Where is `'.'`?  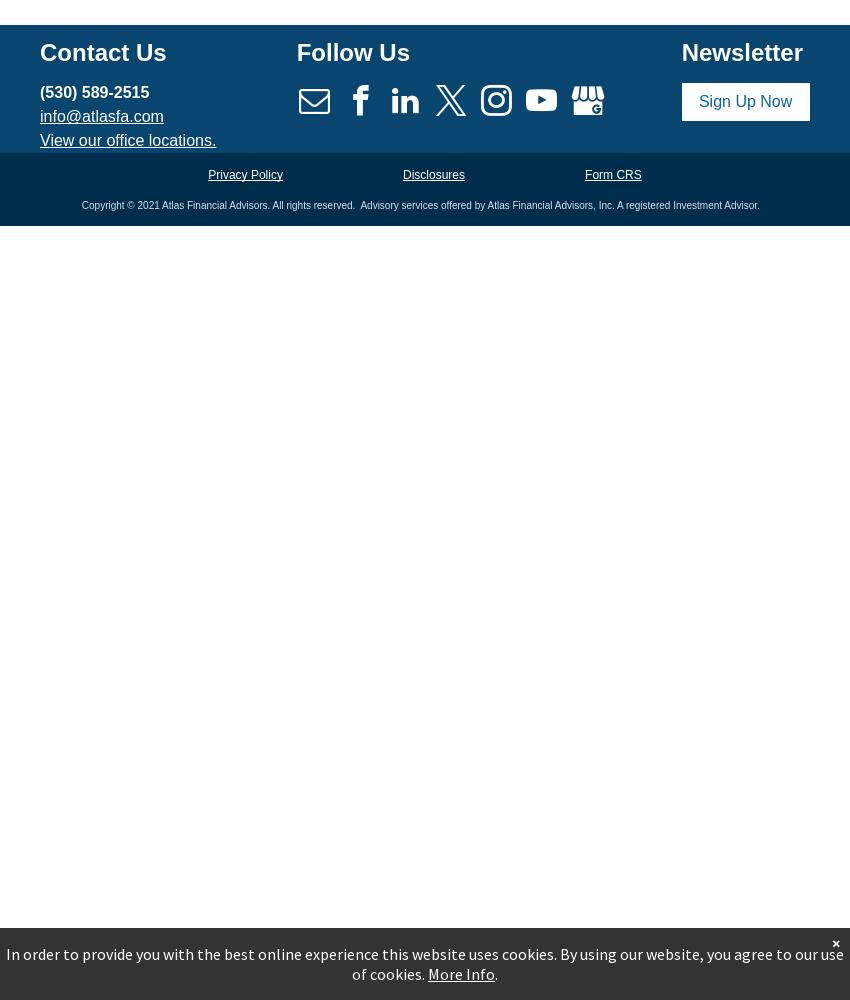
'.' is located at coordinates (496, 973).